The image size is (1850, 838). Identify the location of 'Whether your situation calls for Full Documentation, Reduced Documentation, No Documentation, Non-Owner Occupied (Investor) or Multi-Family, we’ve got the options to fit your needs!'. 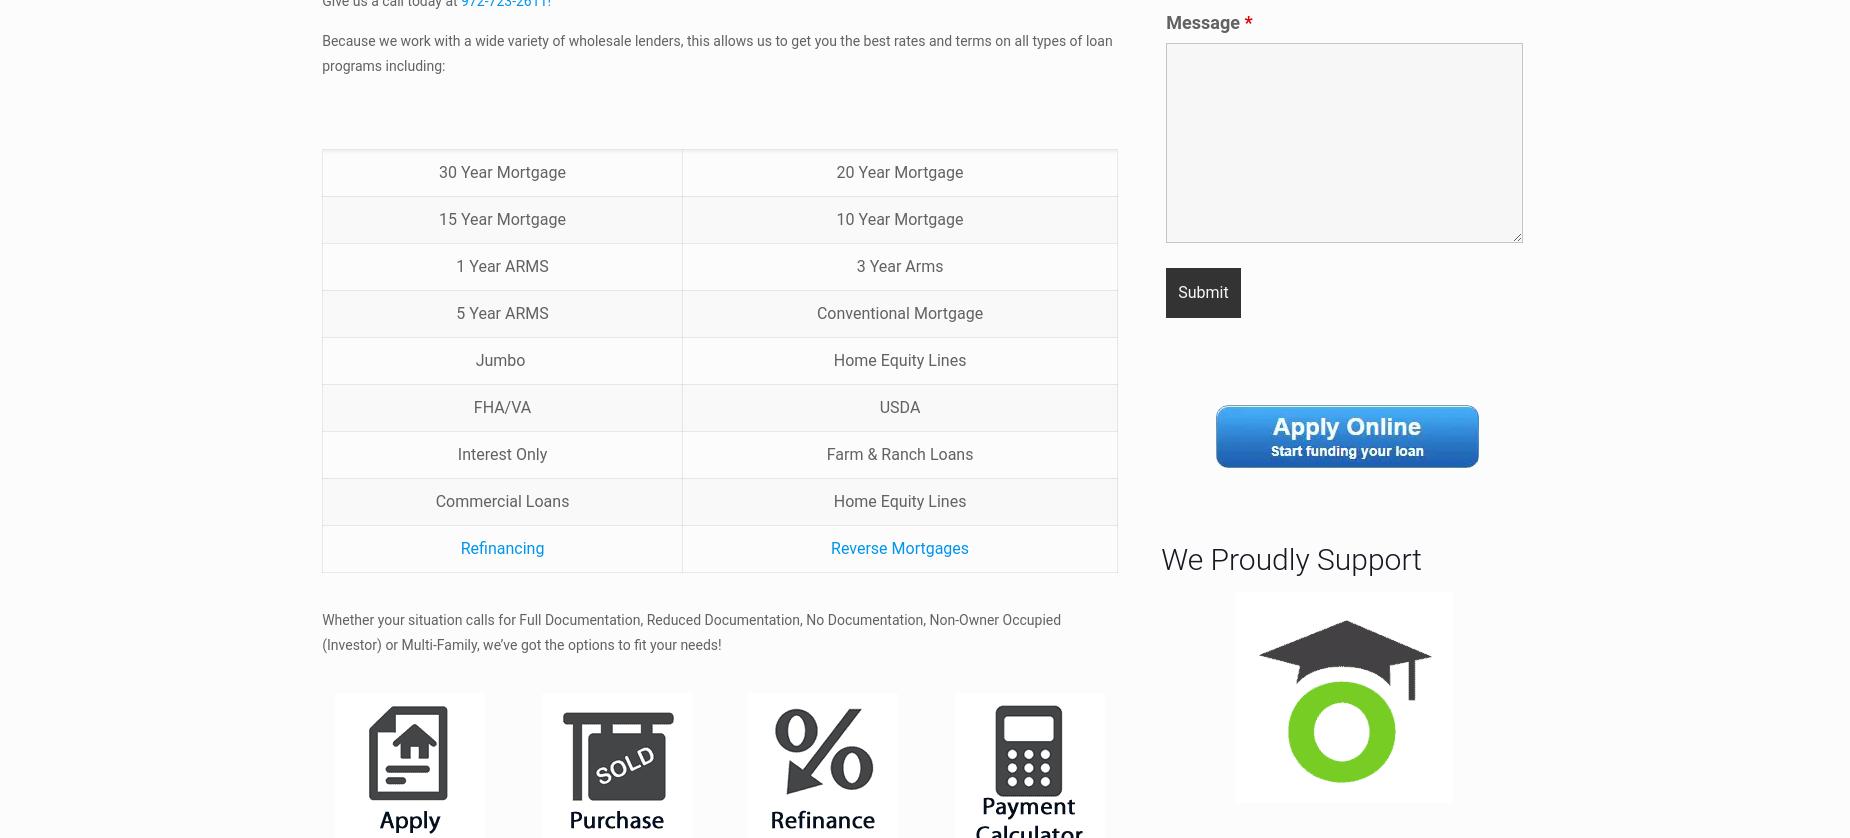
(321, 630).